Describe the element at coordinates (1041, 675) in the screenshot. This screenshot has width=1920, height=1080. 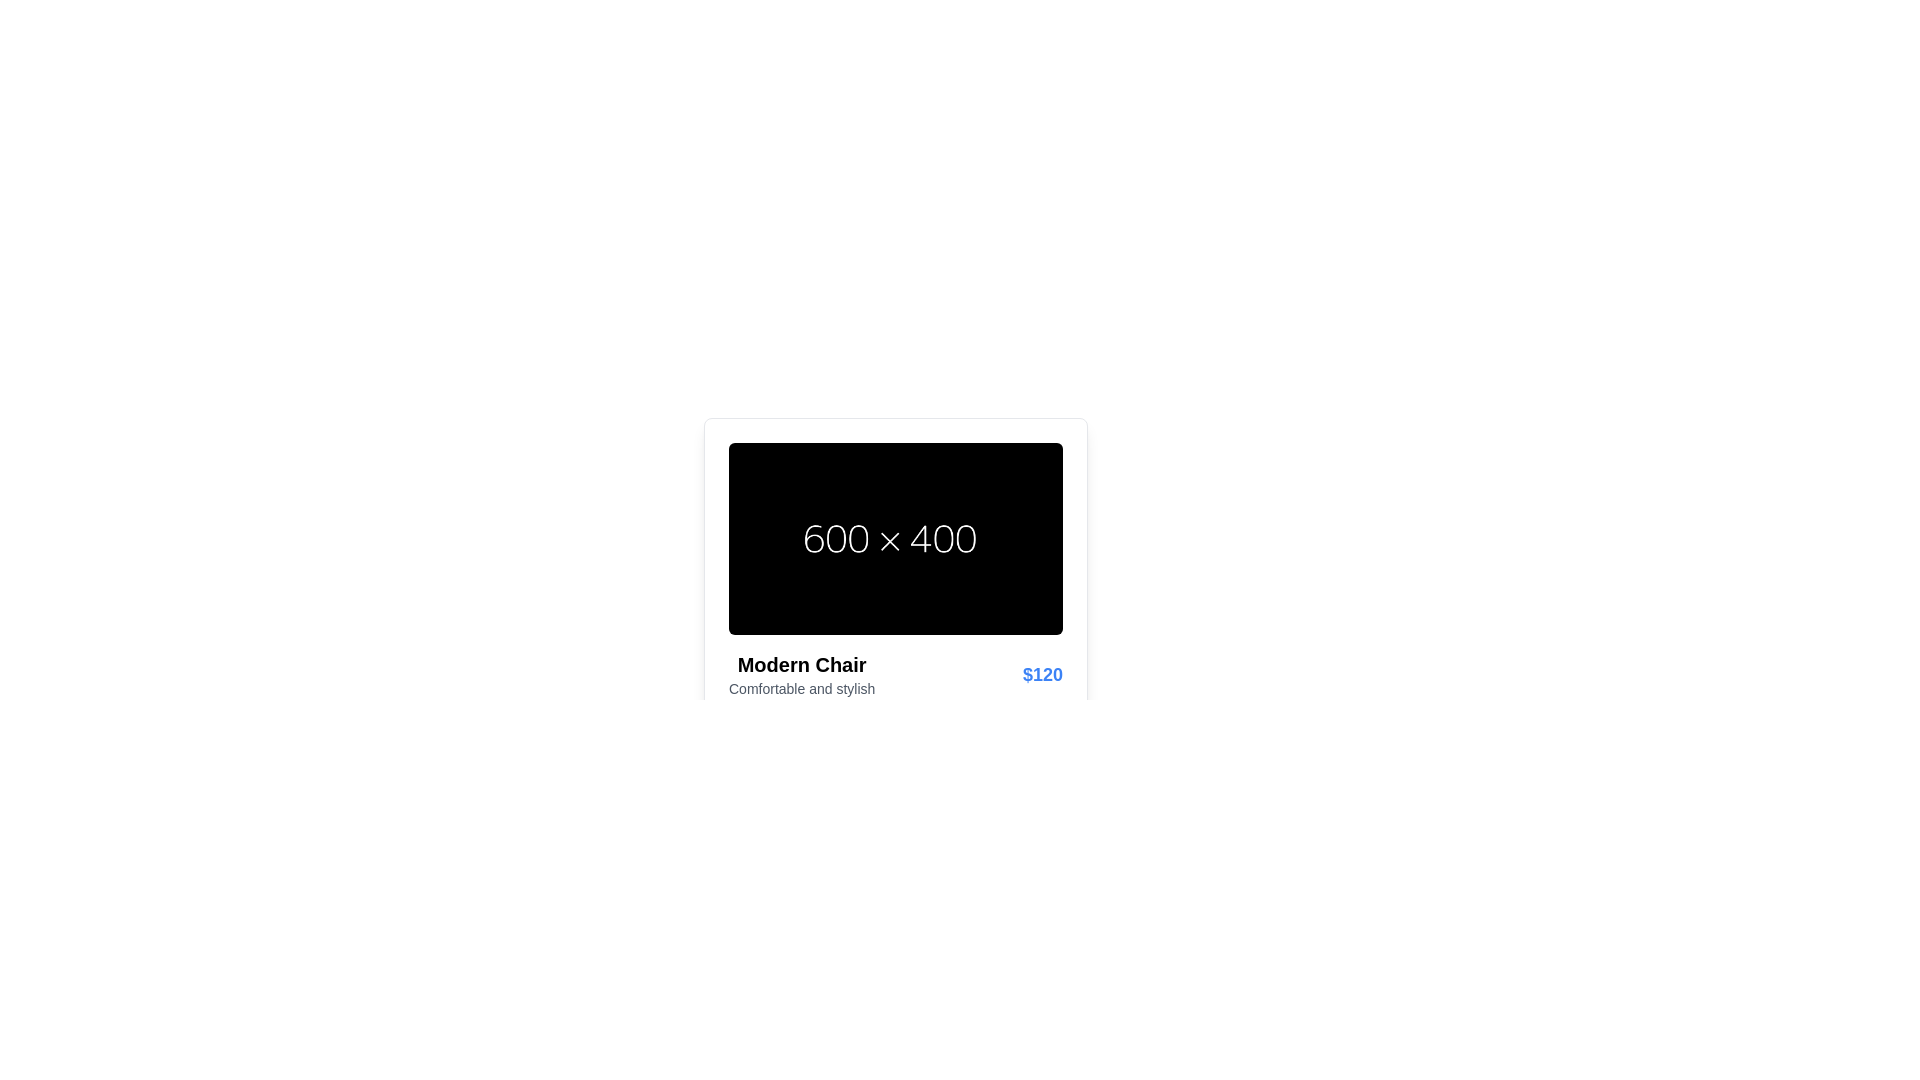
I see `the static text label displaying '$120' in bold blue font, located on the right side of the product description area of the product display card` at that location.